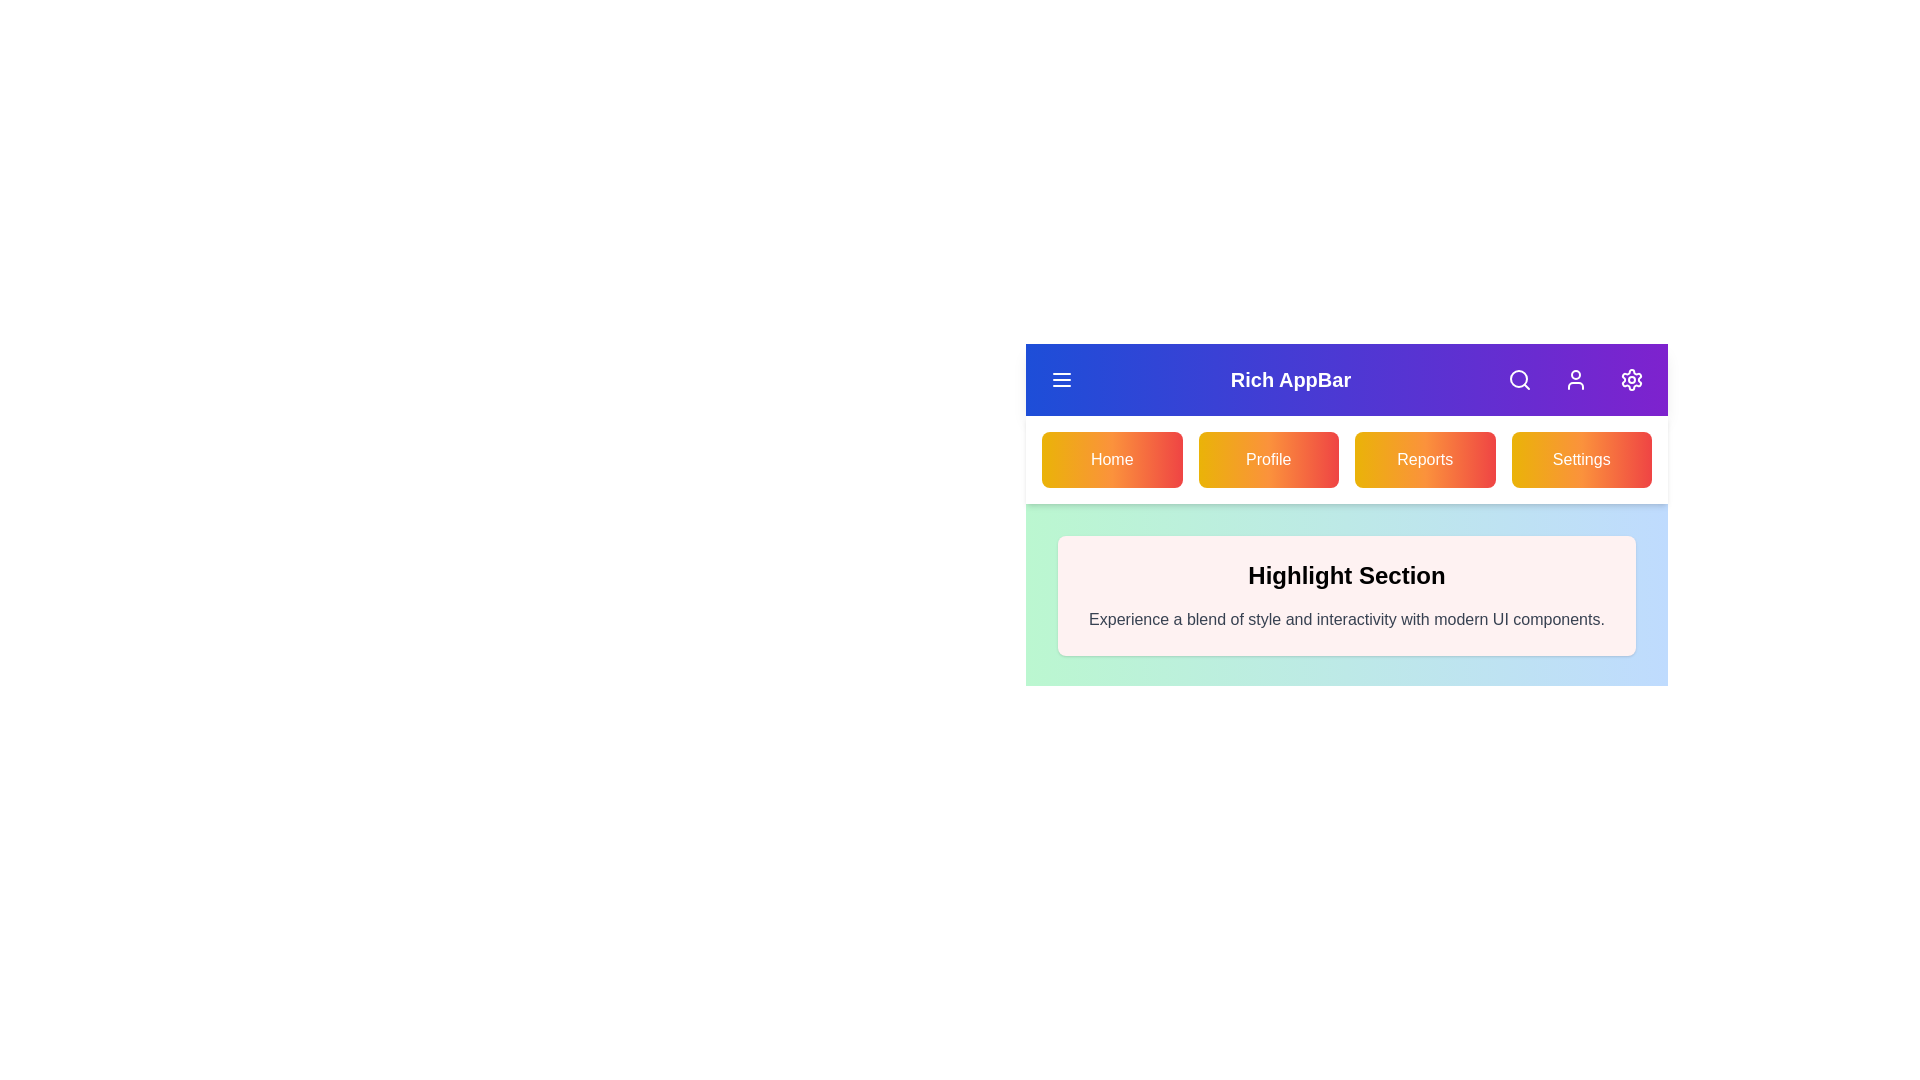 The image size is (1920, 1080). I want to click on the button labeled Search to observe its hover effect, so click(1520, 380).